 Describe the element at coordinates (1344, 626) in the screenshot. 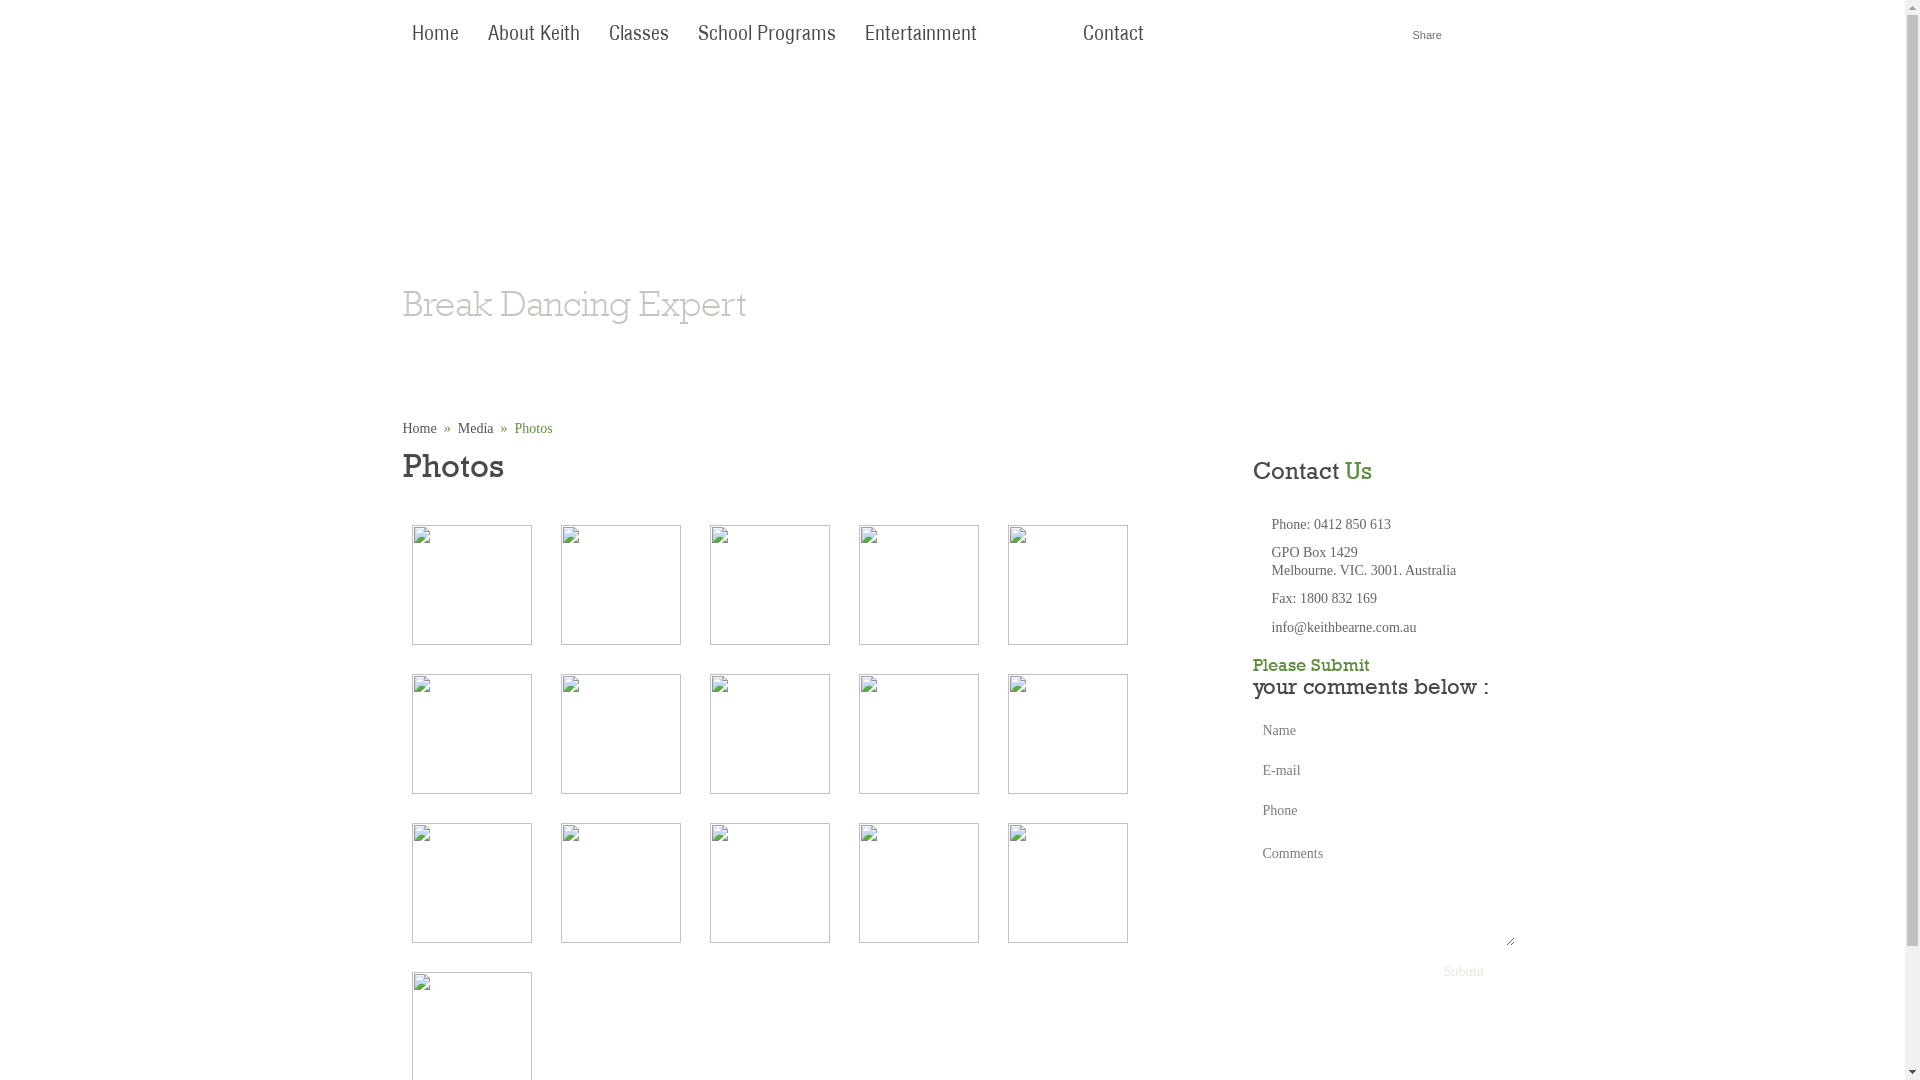

I see `'info@keithbearne.com.au'` at that location.